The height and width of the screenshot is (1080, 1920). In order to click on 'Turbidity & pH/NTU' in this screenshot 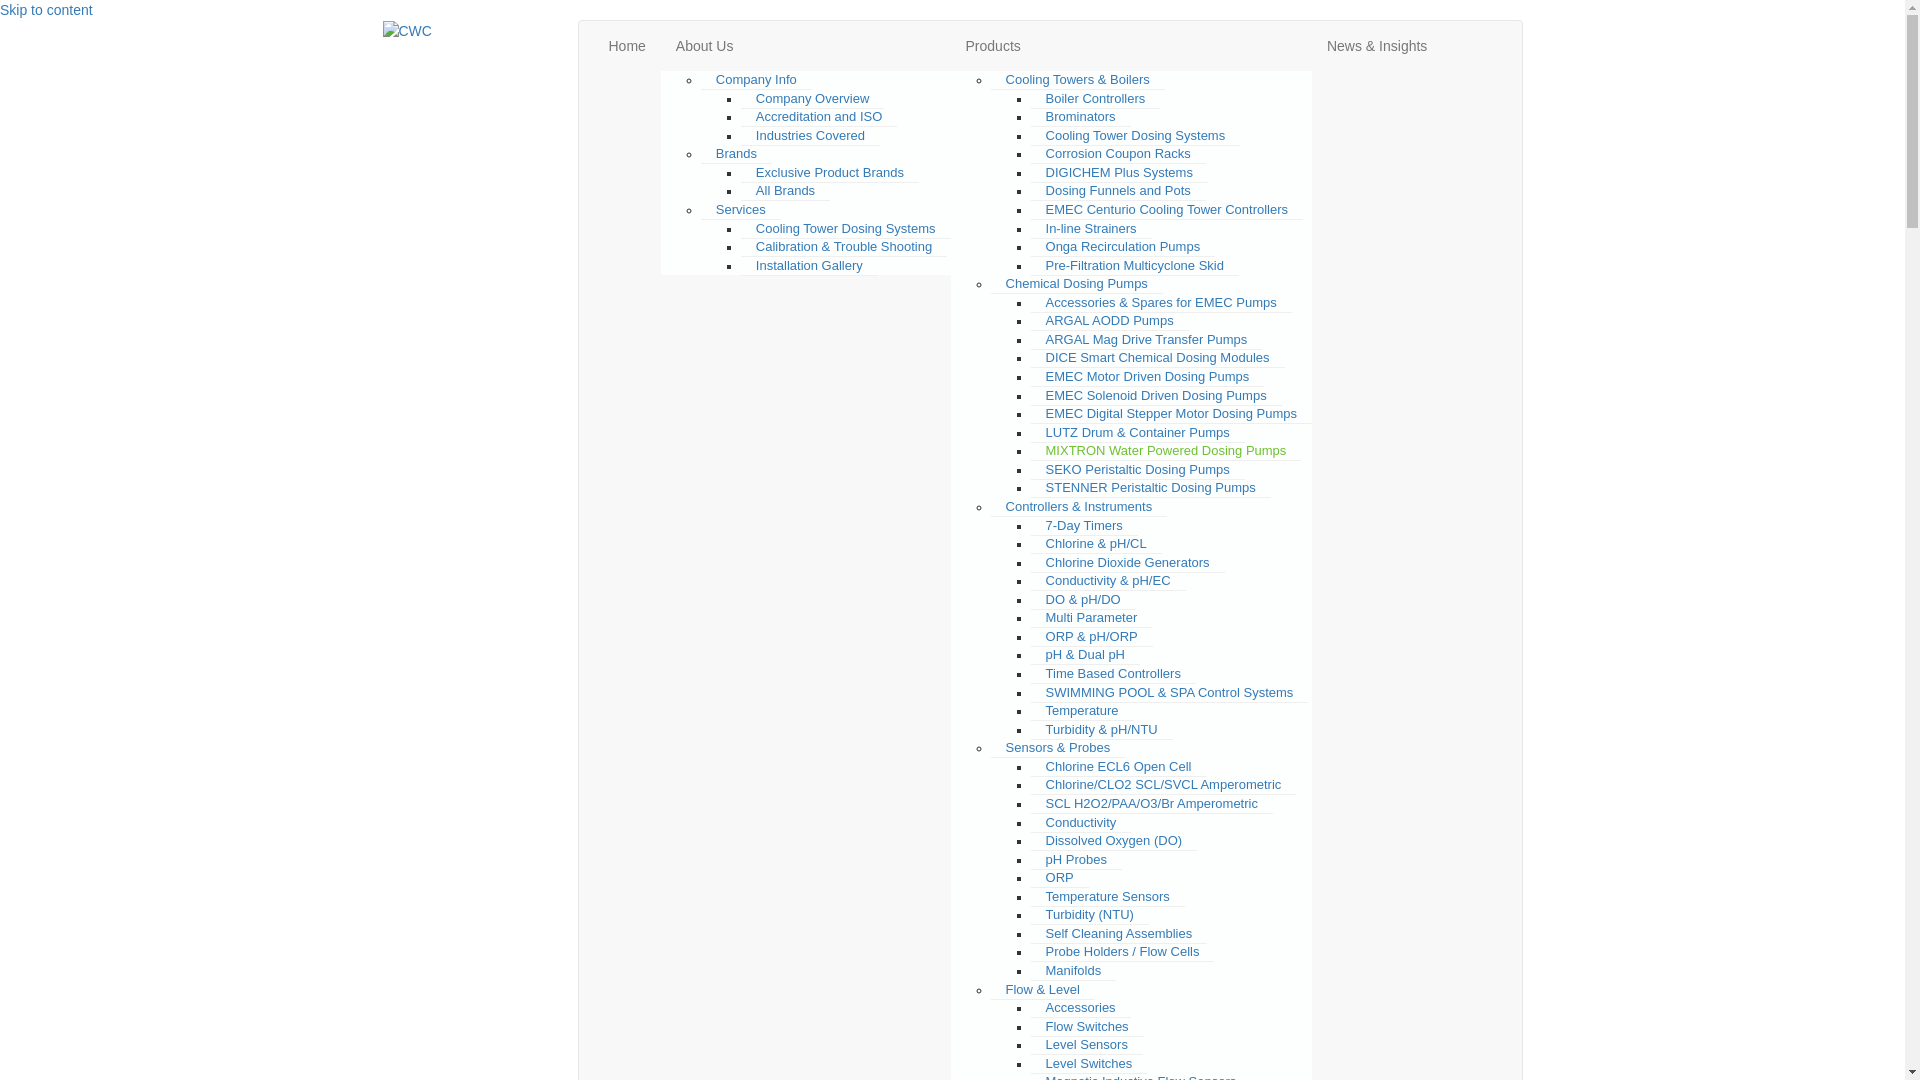, I will do `click(1101, 729)`.